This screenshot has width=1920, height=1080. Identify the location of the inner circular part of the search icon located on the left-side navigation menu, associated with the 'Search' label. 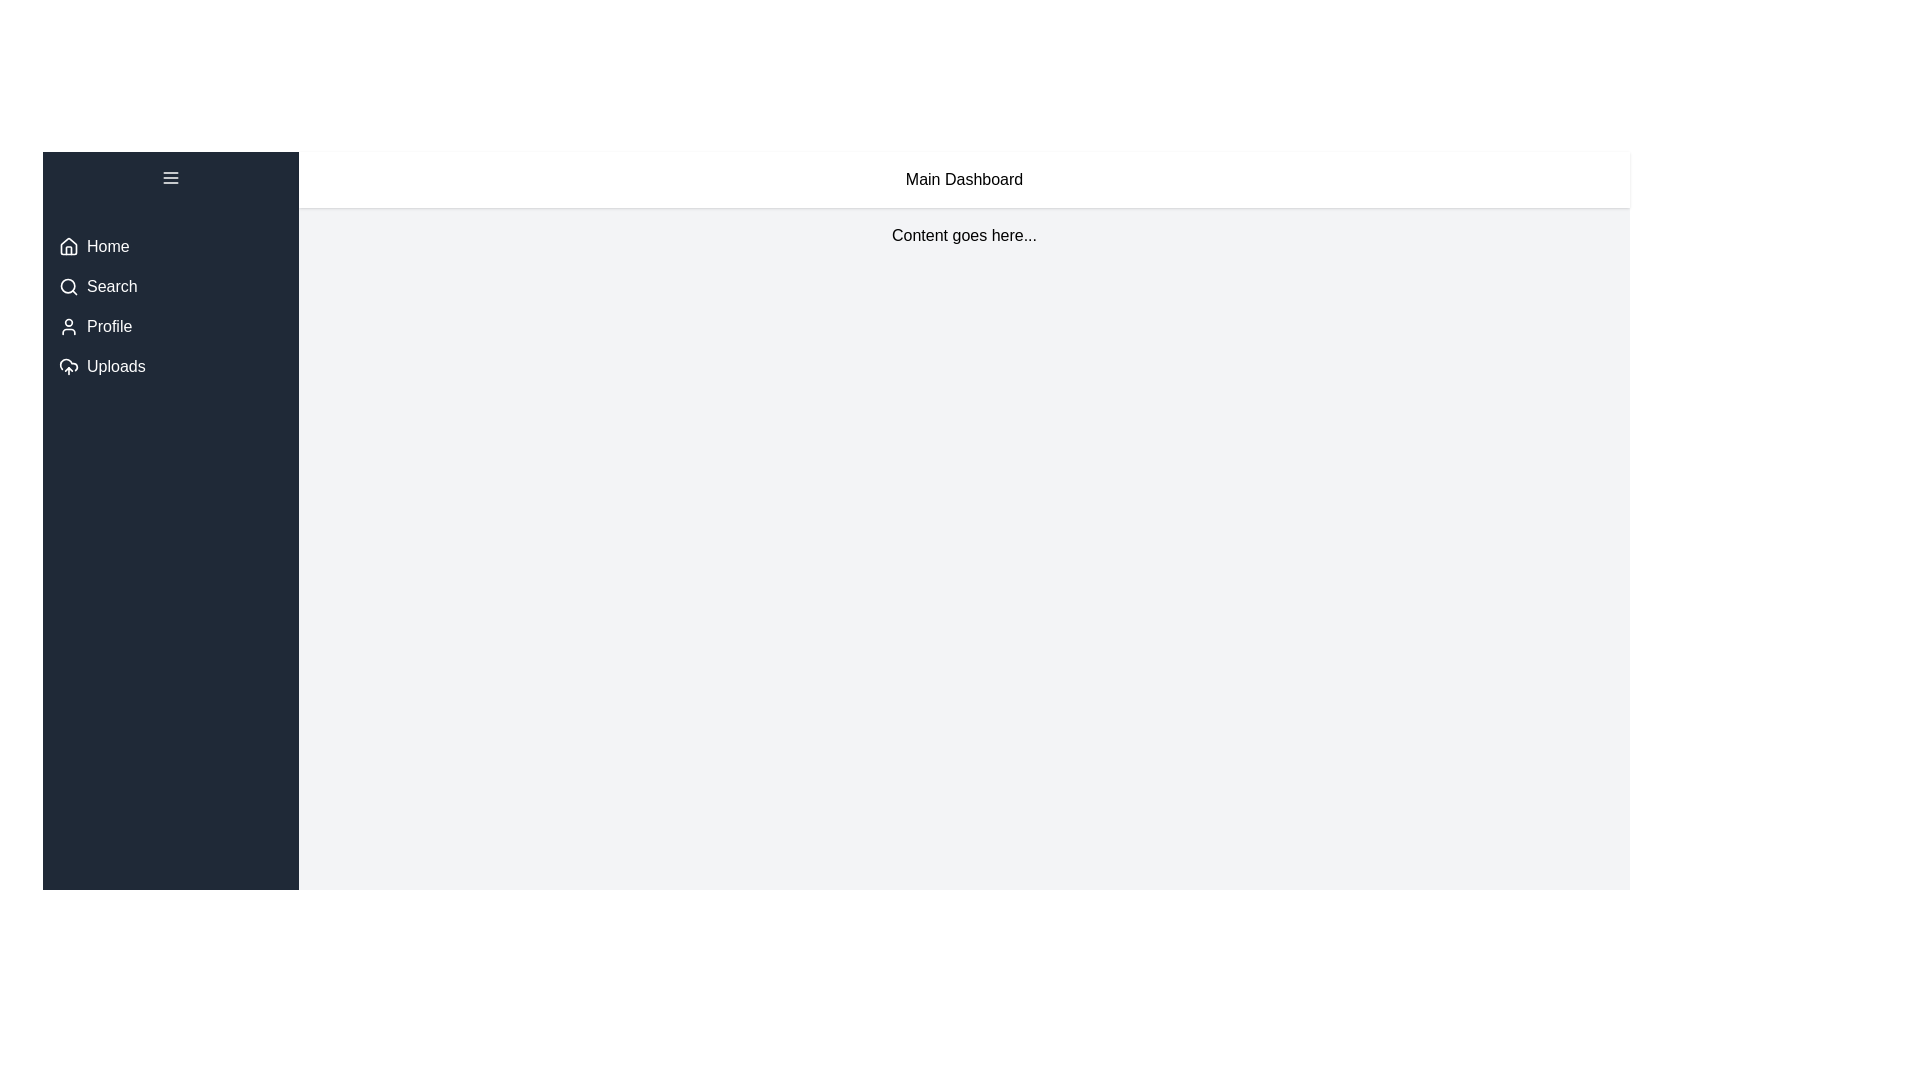
(68, 286).